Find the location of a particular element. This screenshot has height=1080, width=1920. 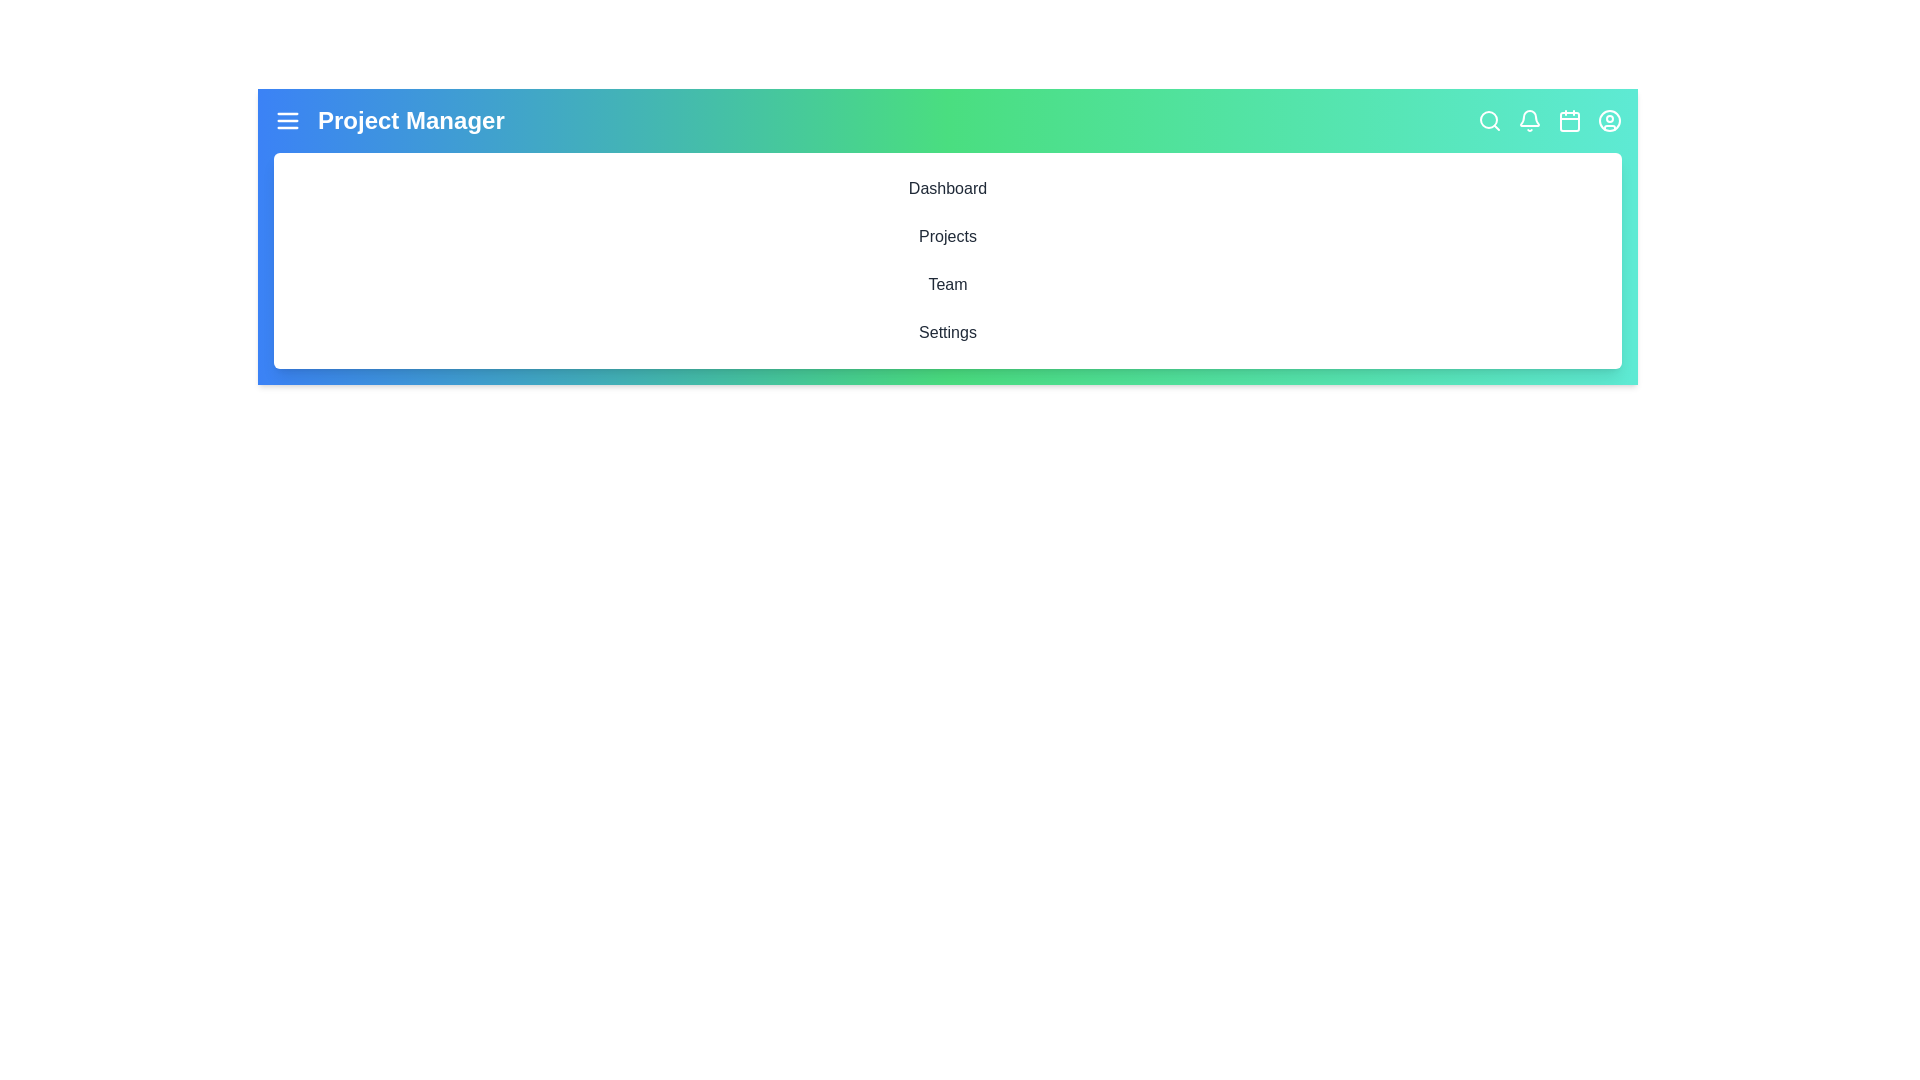

the menu icon to toggle the menu visibility is located at coordinates (287, 120).